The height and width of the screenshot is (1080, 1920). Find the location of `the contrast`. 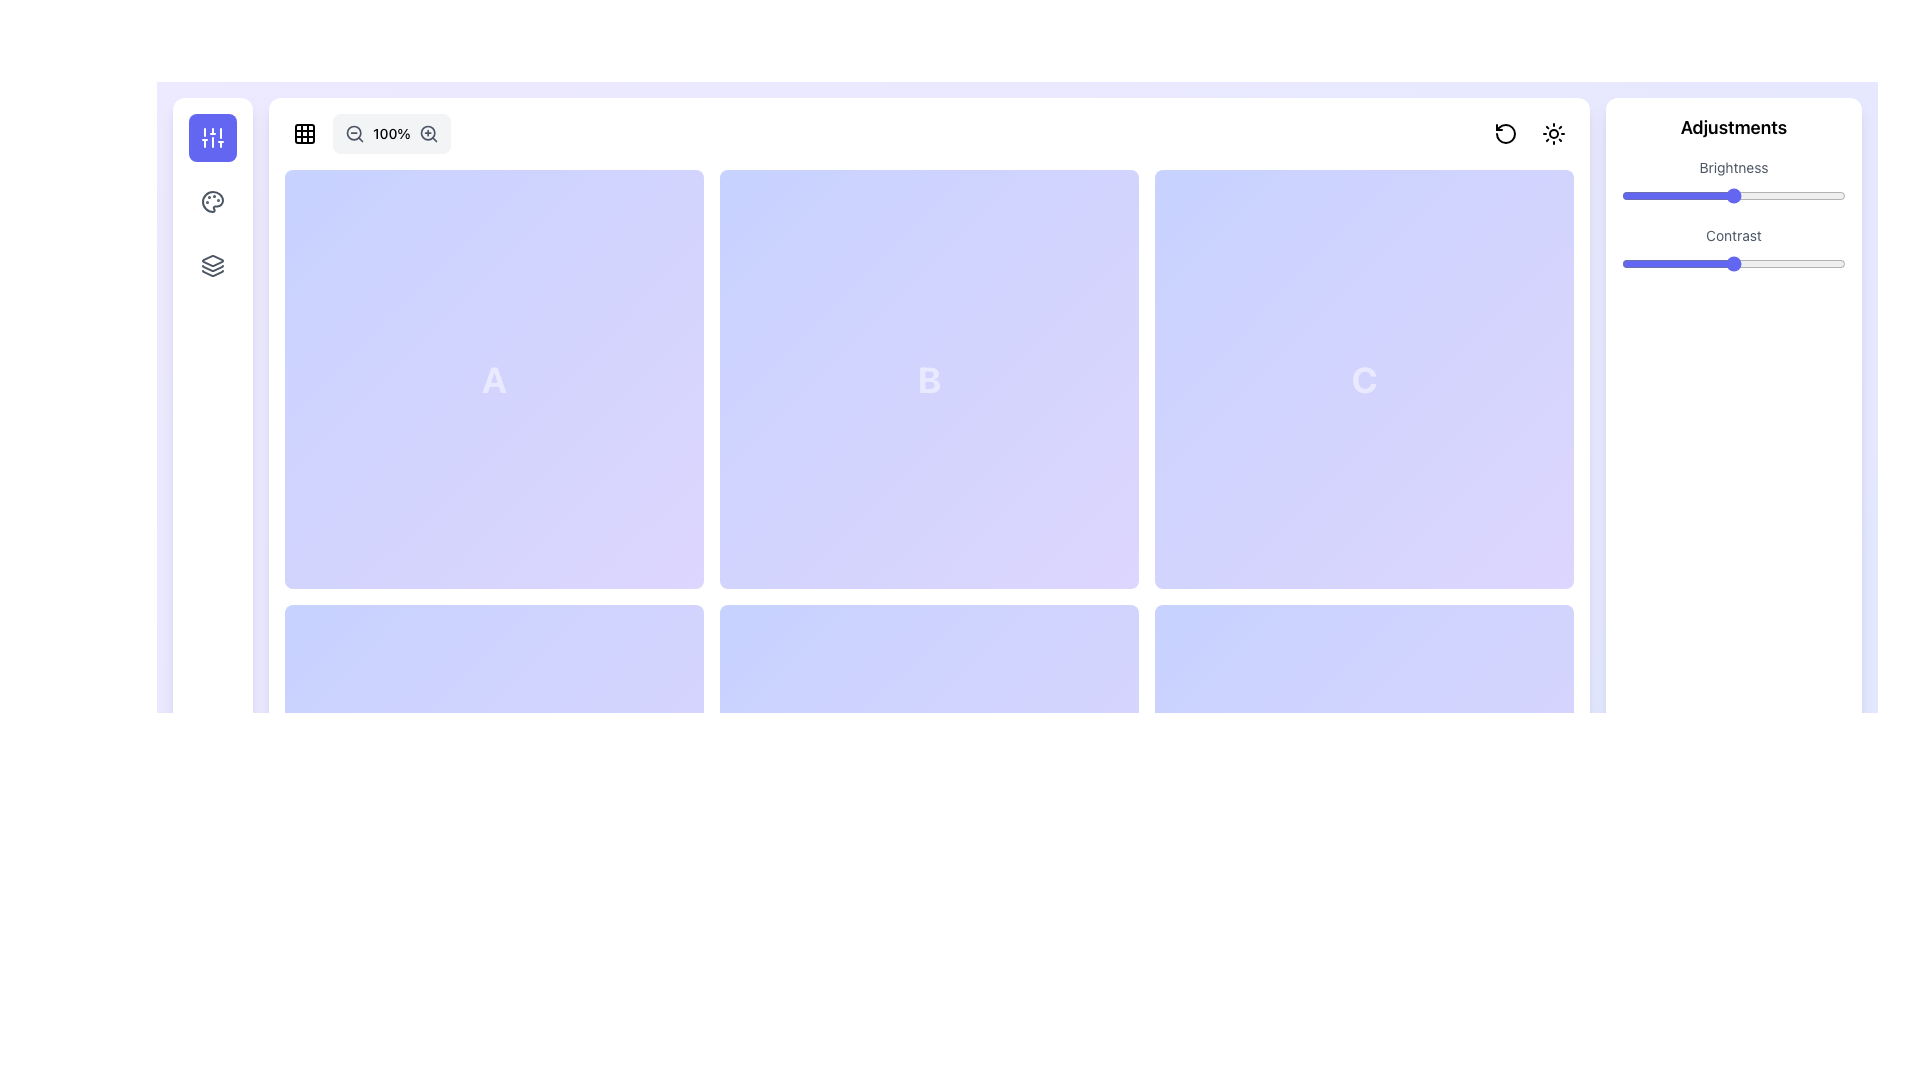

the contrast is located at coordinates (1681, 262).